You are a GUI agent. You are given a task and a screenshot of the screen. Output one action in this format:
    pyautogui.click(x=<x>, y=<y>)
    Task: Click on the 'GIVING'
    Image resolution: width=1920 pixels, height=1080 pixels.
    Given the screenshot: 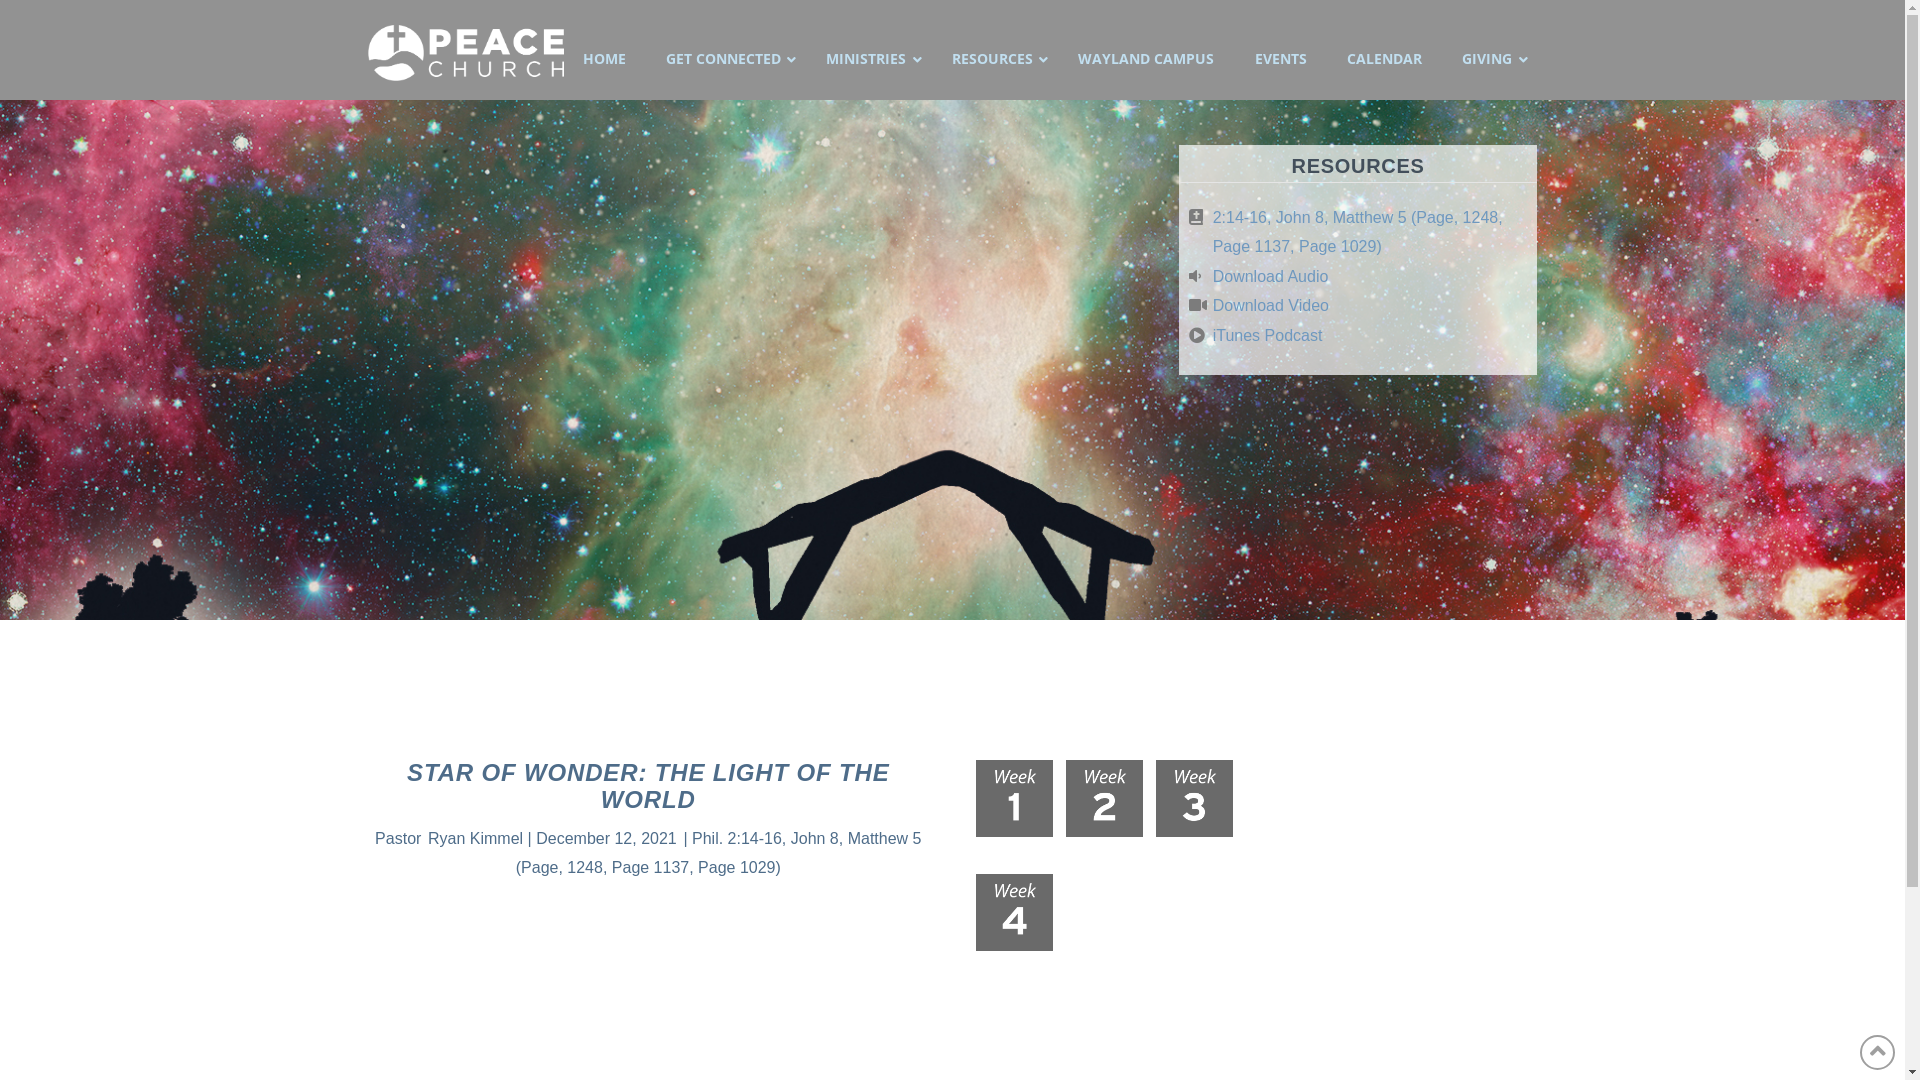 What is the action you would take?
    pyautogui.click(x=1489, y=57)
    